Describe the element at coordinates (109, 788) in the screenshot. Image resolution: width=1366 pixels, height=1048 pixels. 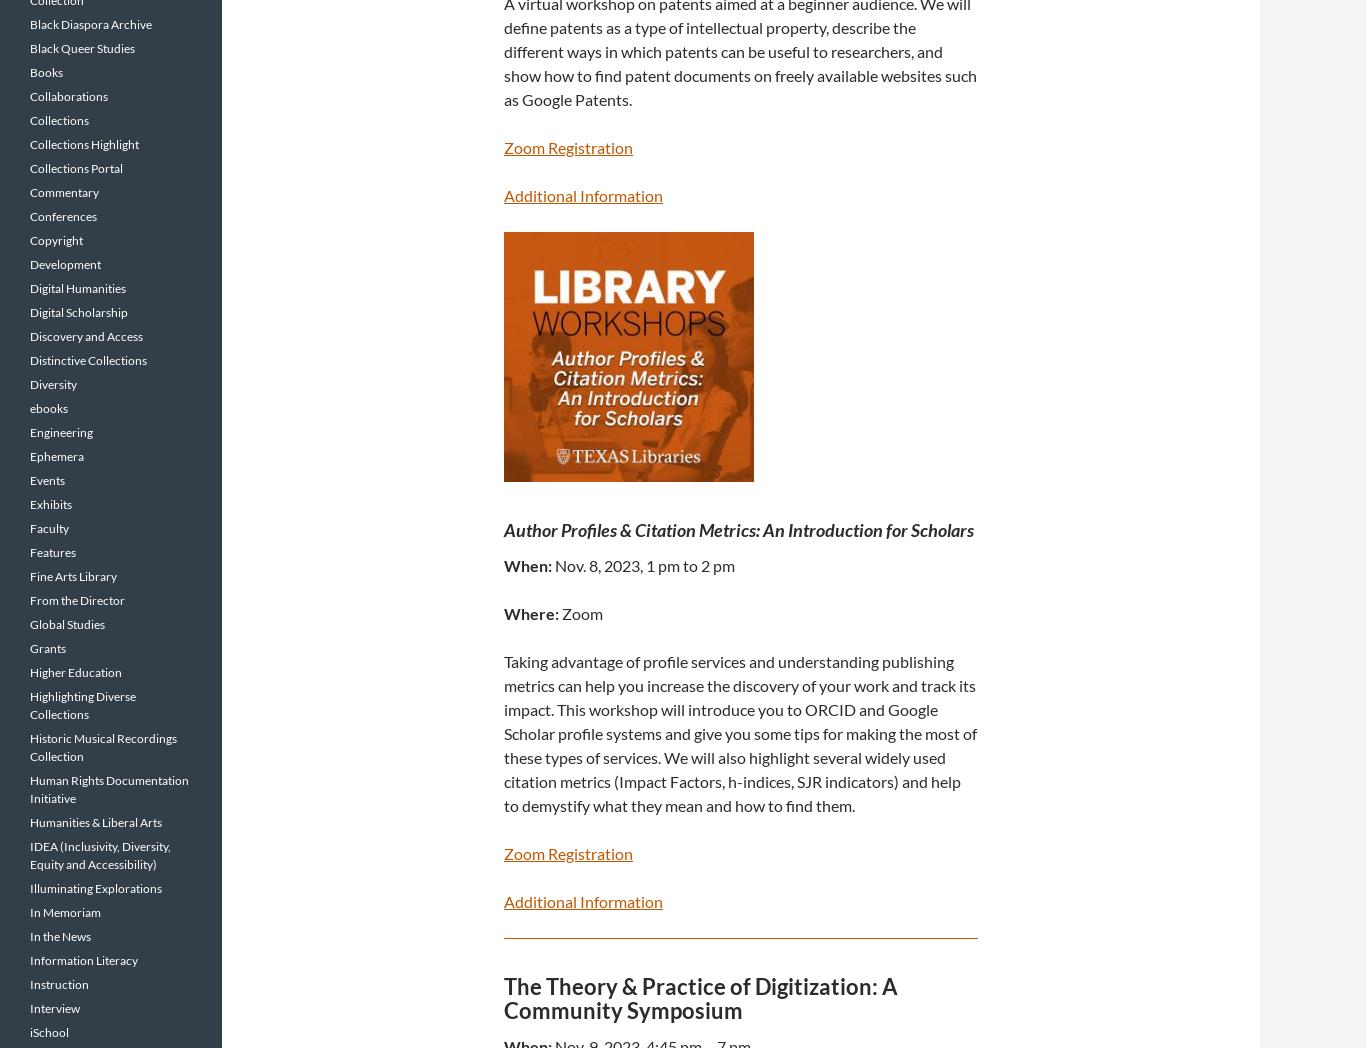
I see `'Human Rights Documentation Initiative'` at that location.